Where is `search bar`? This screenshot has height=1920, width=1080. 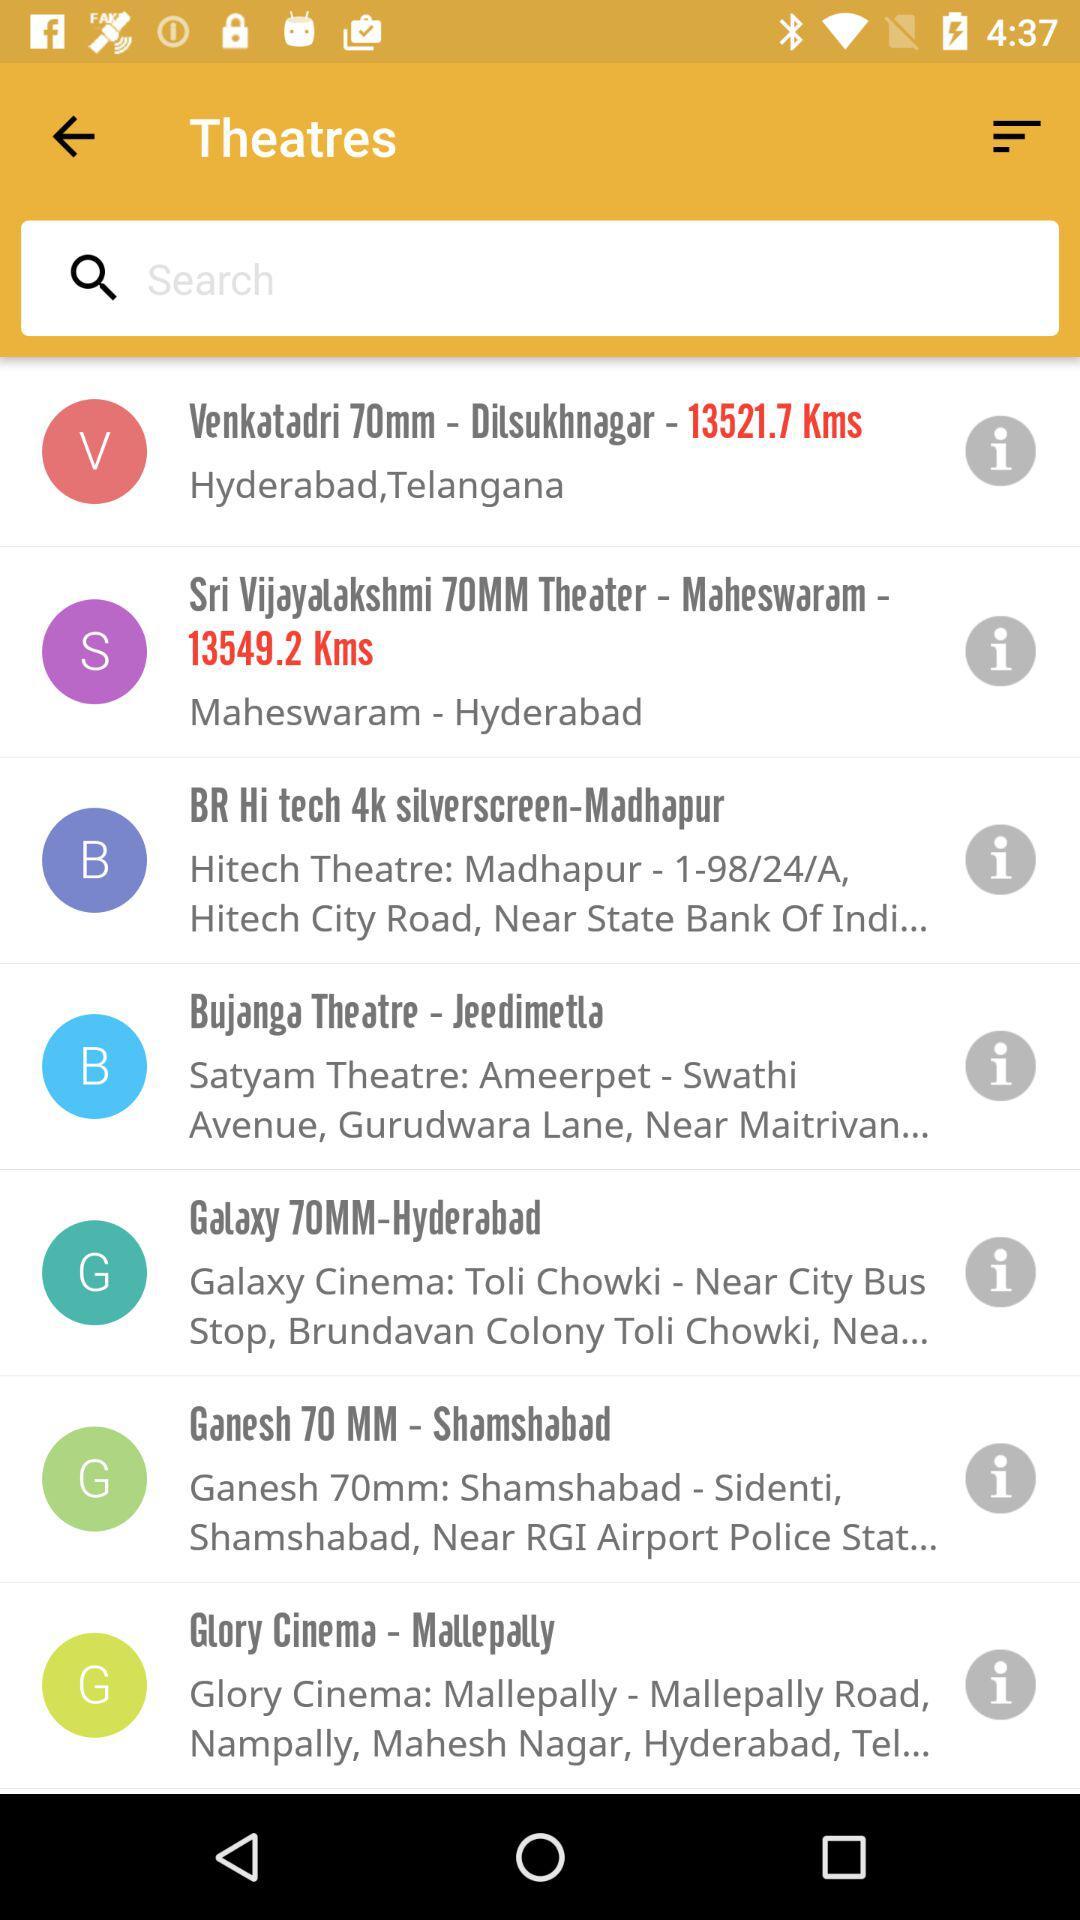
search bar is located at coordinates (533, 277).